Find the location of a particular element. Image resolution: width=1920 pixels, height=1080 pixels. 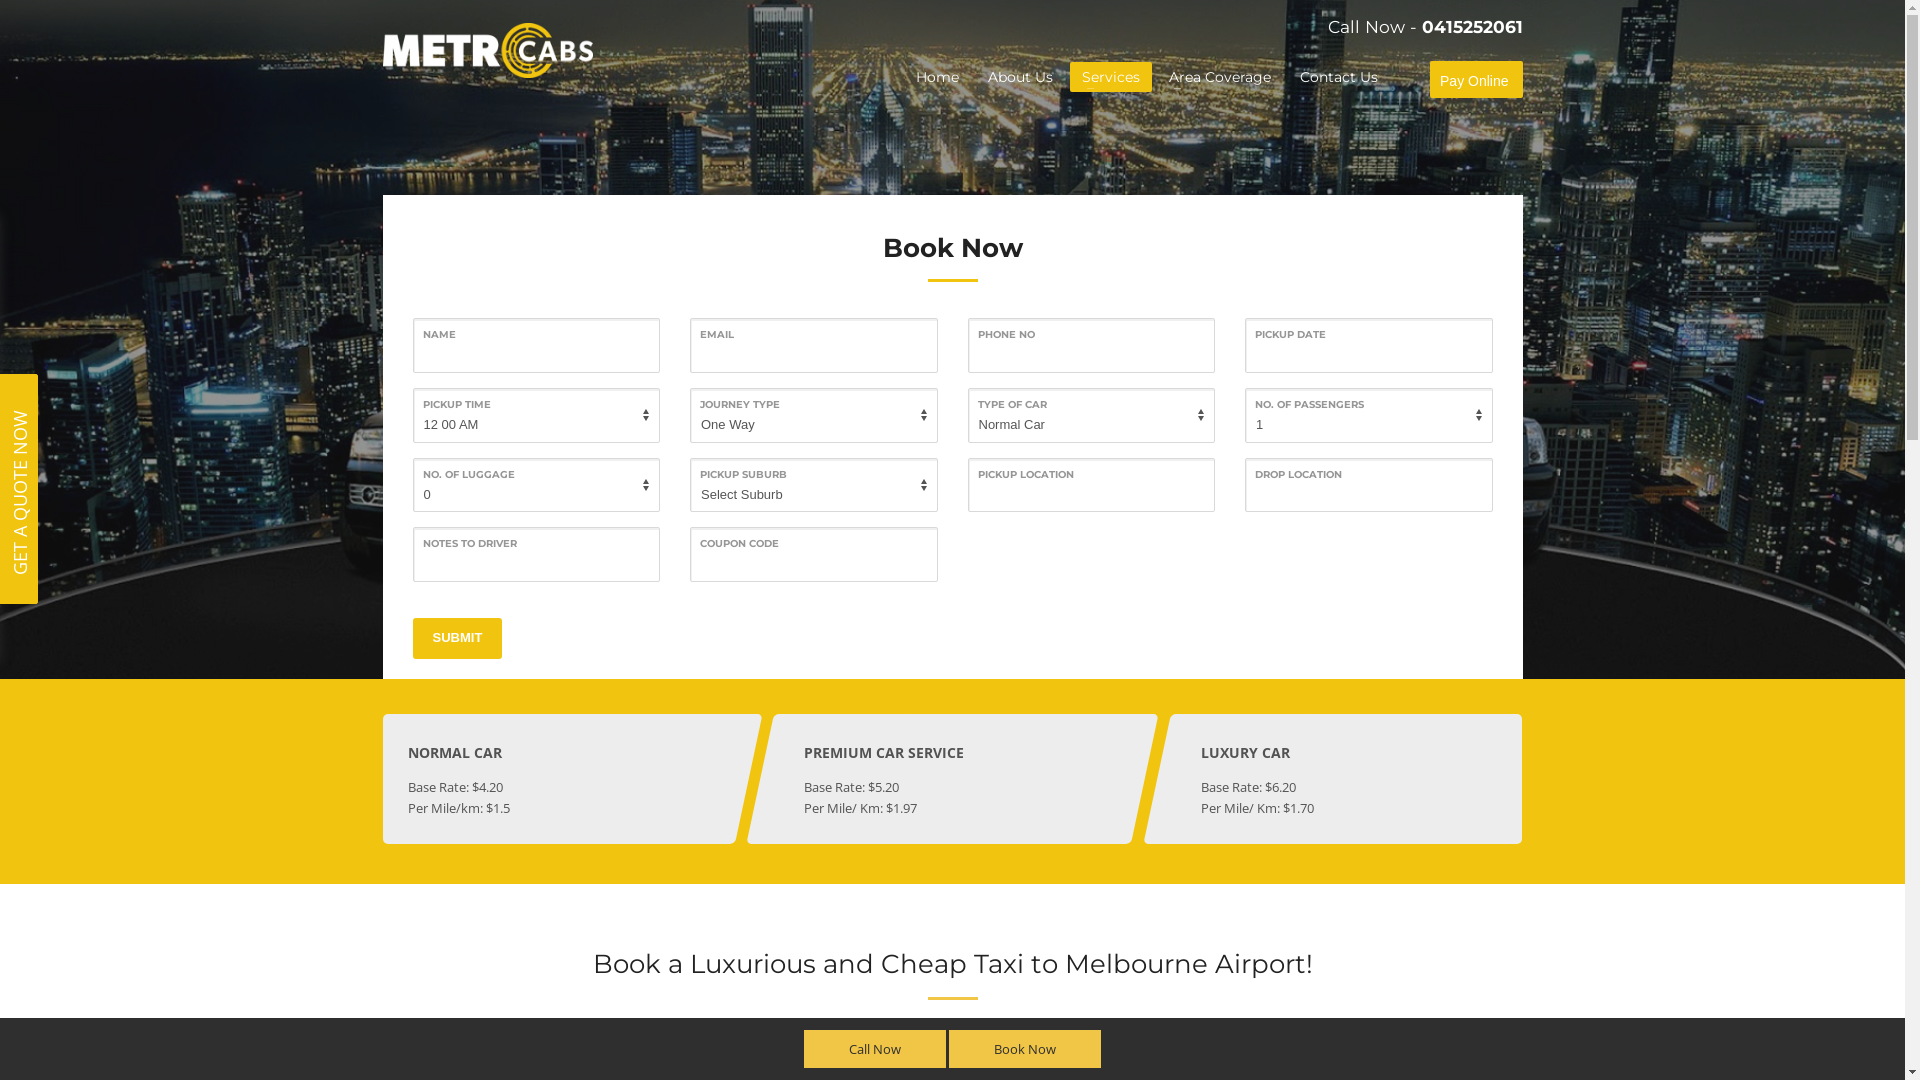

'Home' is located at coordinates (936, 76).